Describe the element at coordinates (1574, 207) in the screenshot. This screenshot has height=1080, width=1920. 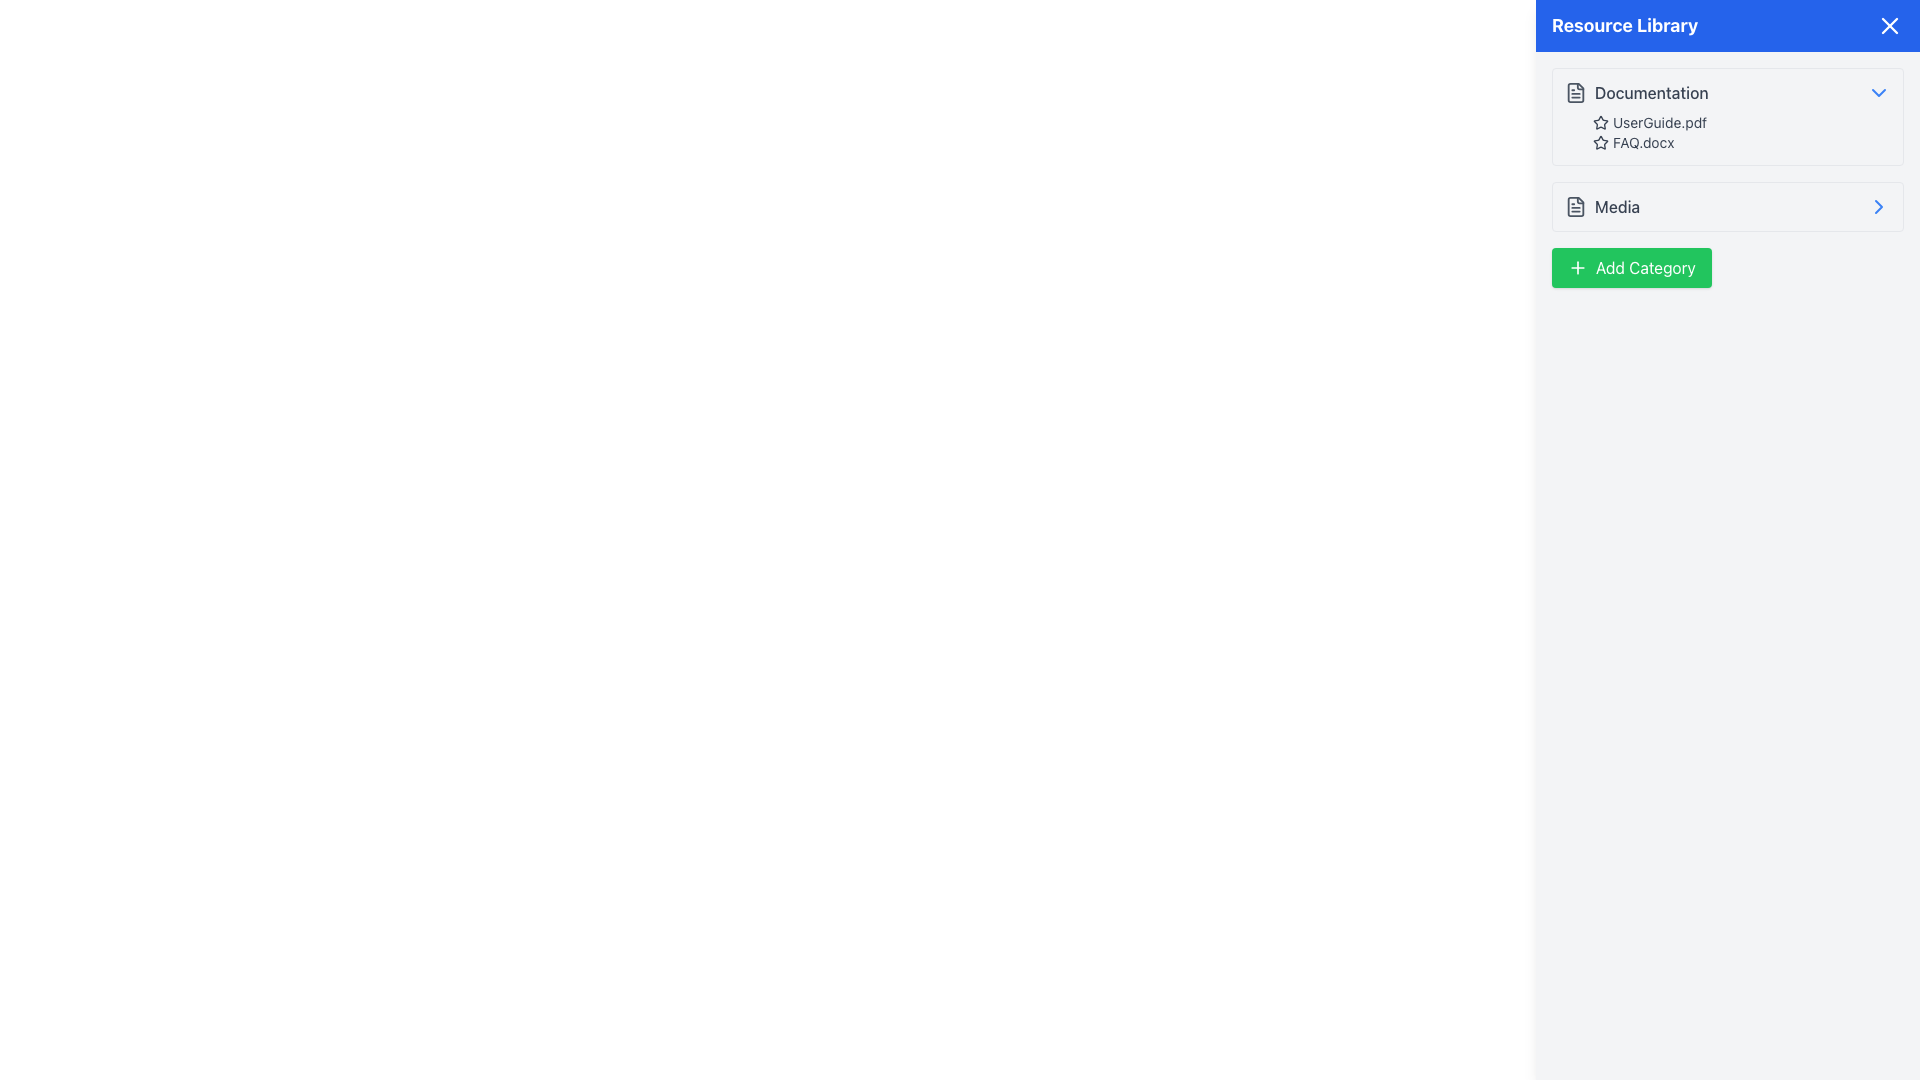
I see `the 'Media' icon located in the 'Resource Library' section, positioned to the left of the text 'Media'` at that location.